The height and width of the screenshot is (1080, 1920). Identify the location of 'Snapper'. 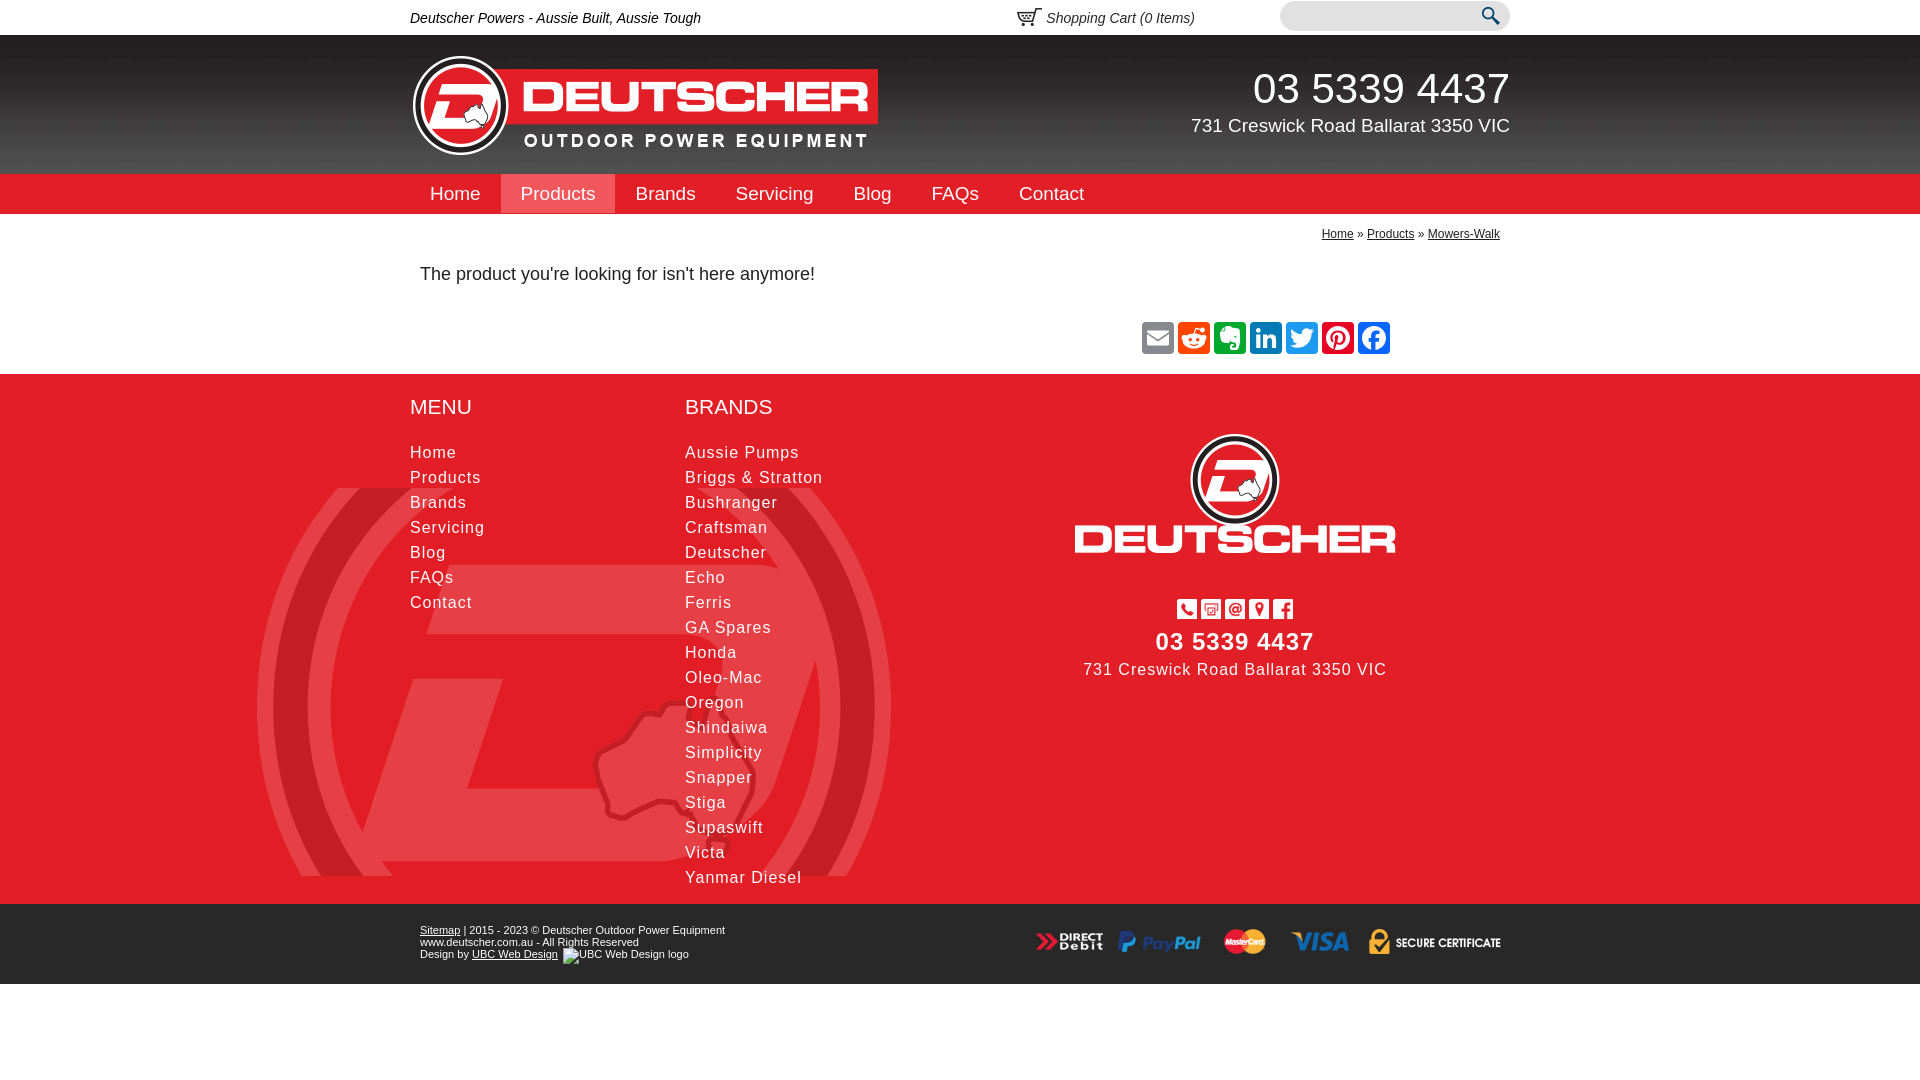
(719, 776).